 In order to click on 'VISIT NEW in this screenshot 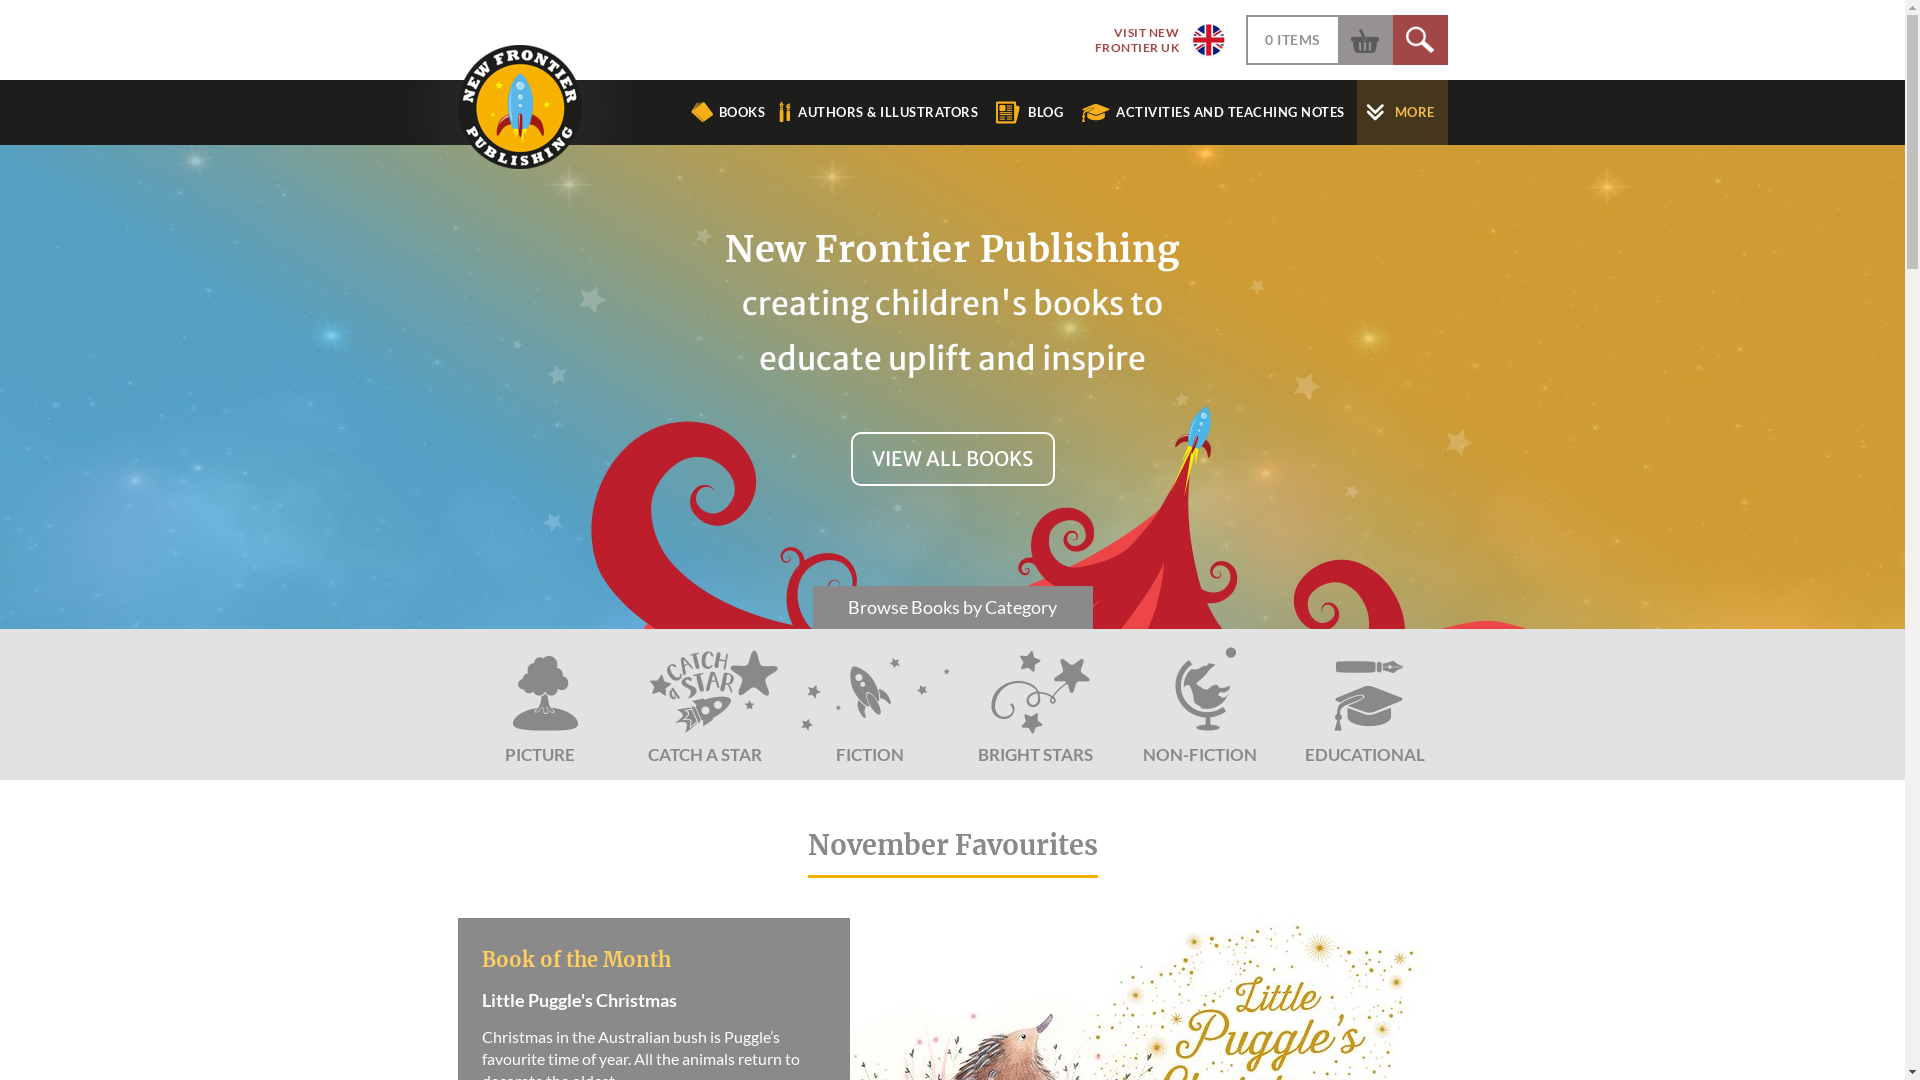, I will do `click(1152, 39)`.